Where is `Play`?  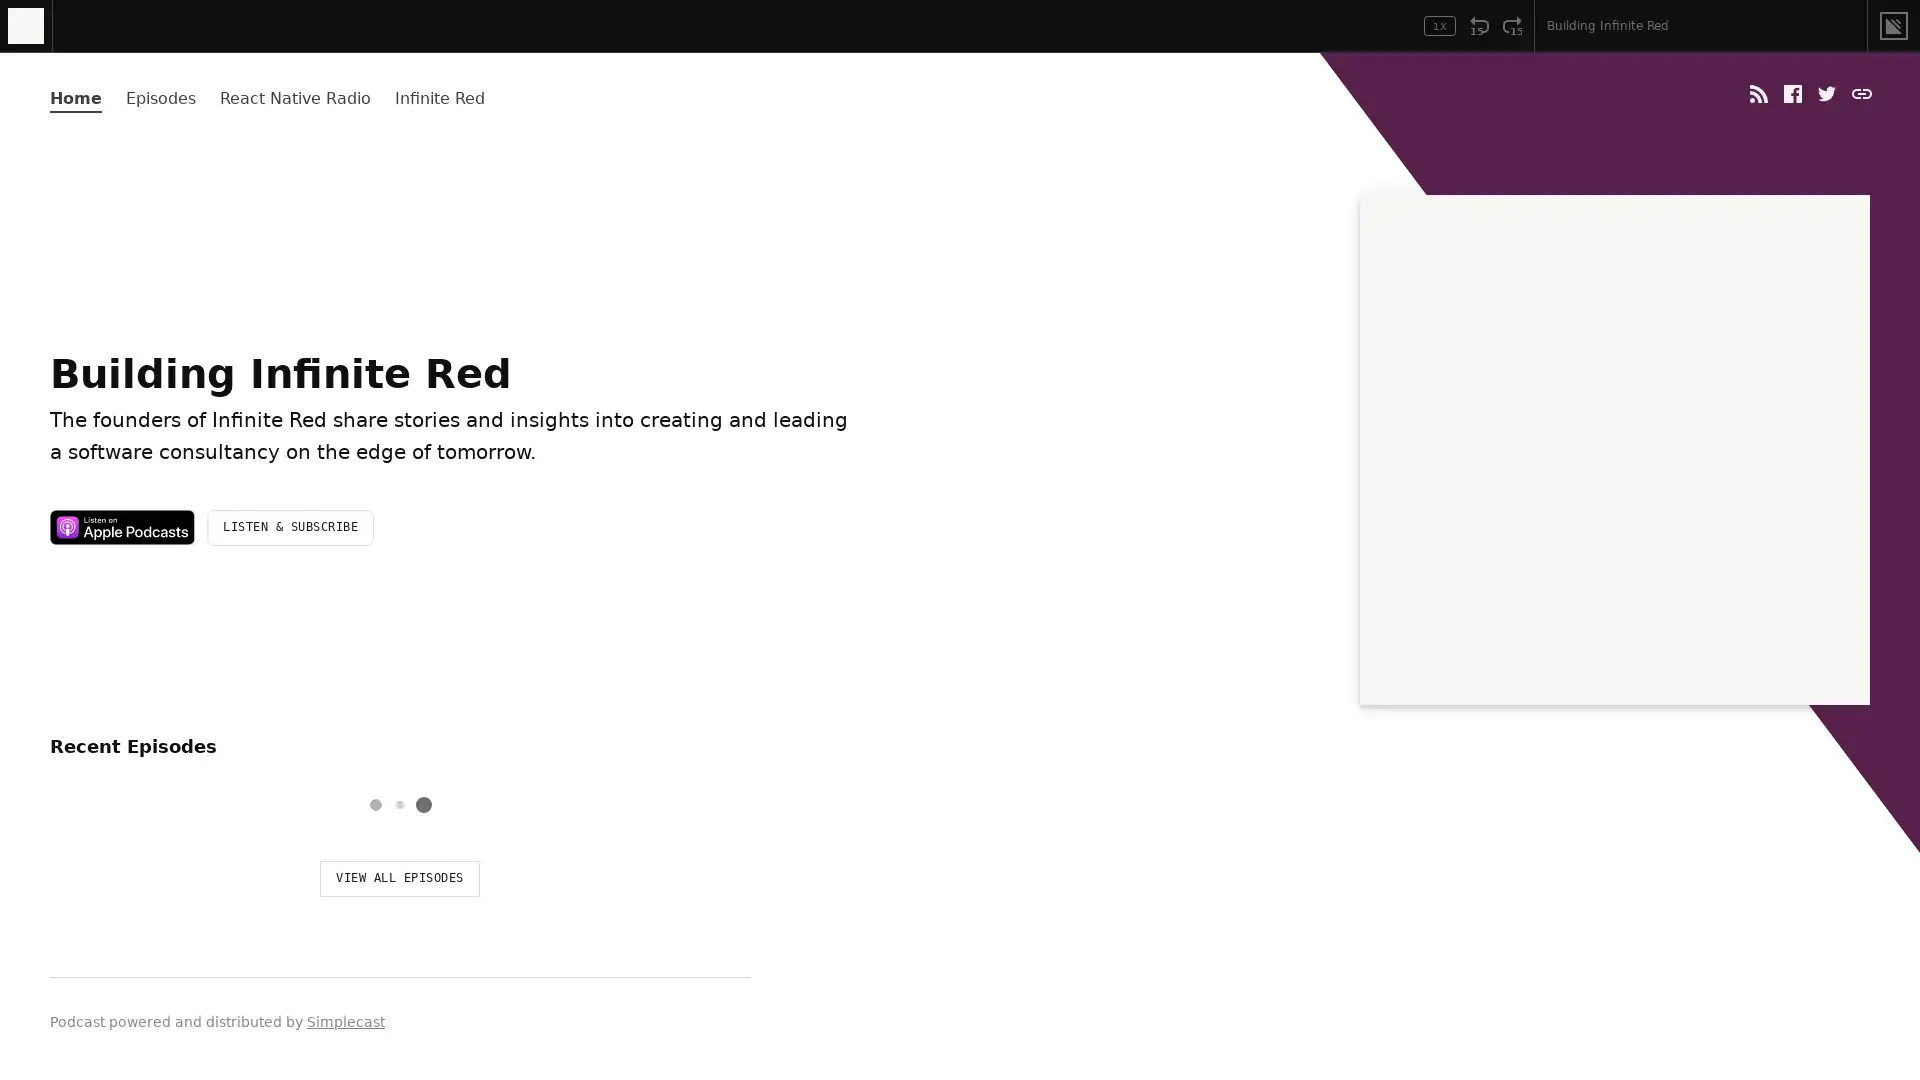
Play is located at coordinates (76, 26).